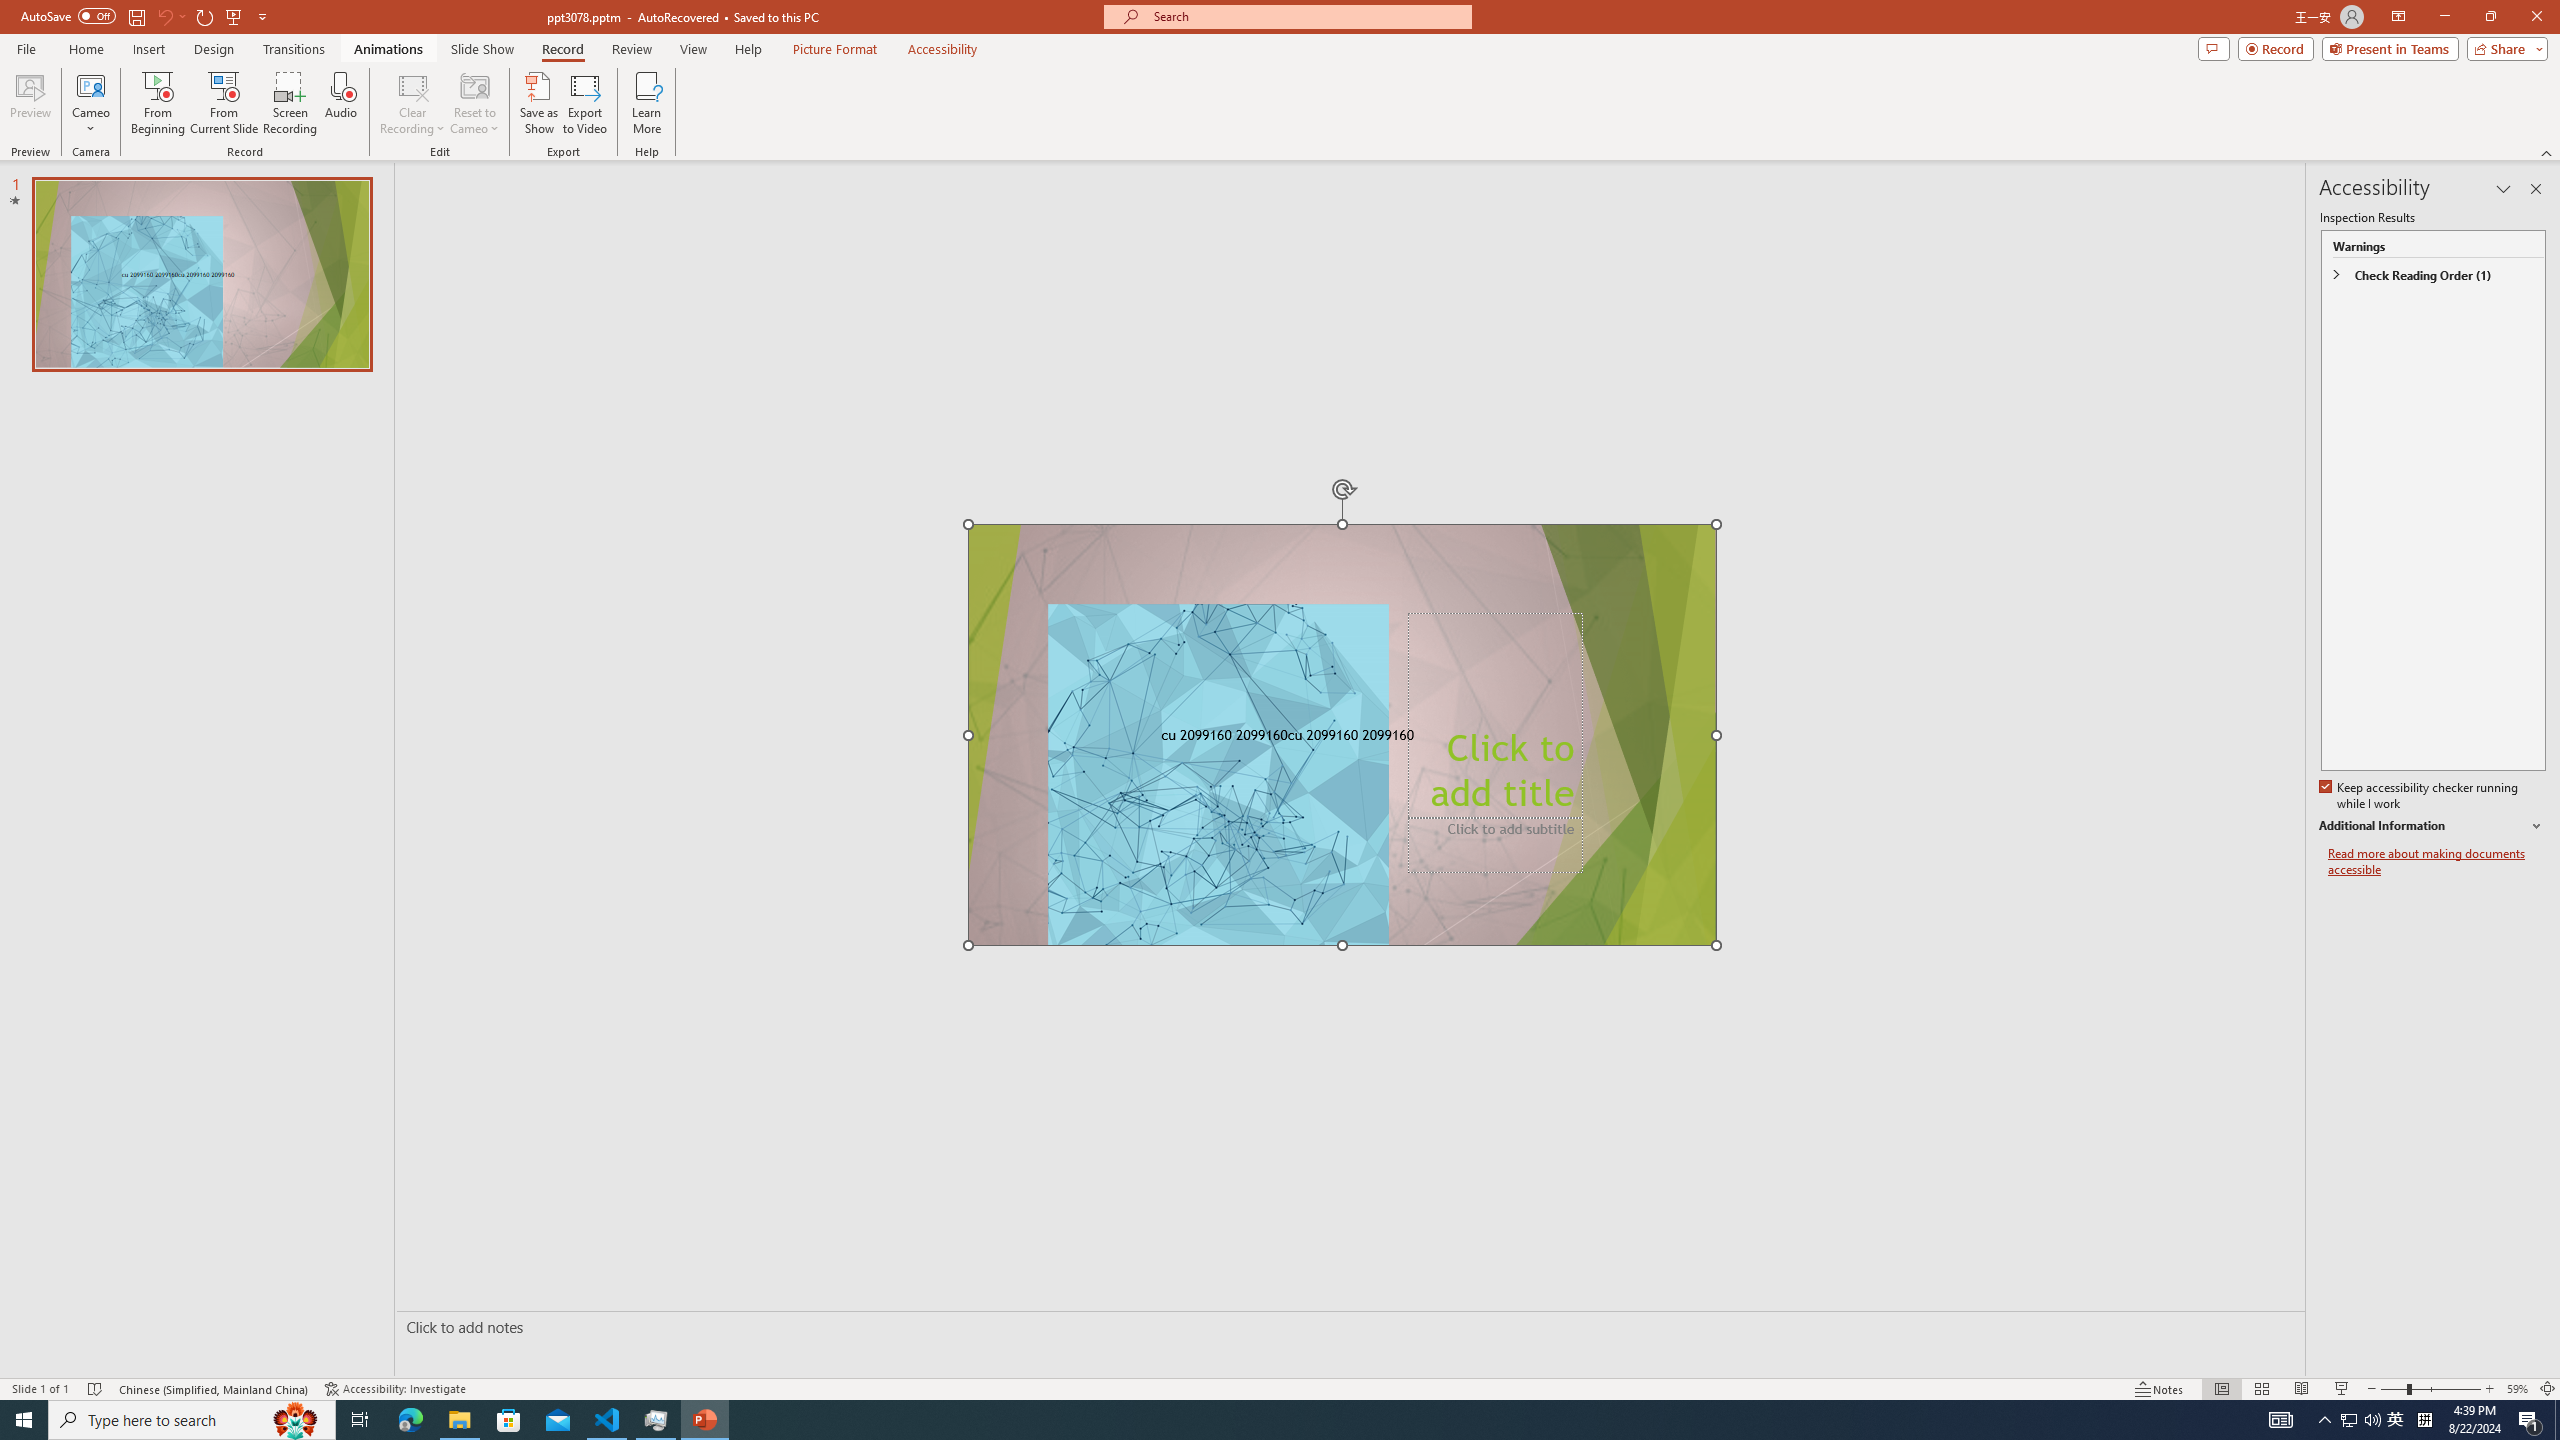 This screenshot has width=2560, height=1440. Describe the element at coordinates (835, 49) in the screenshot. I see `'Picture Format'` at that location.